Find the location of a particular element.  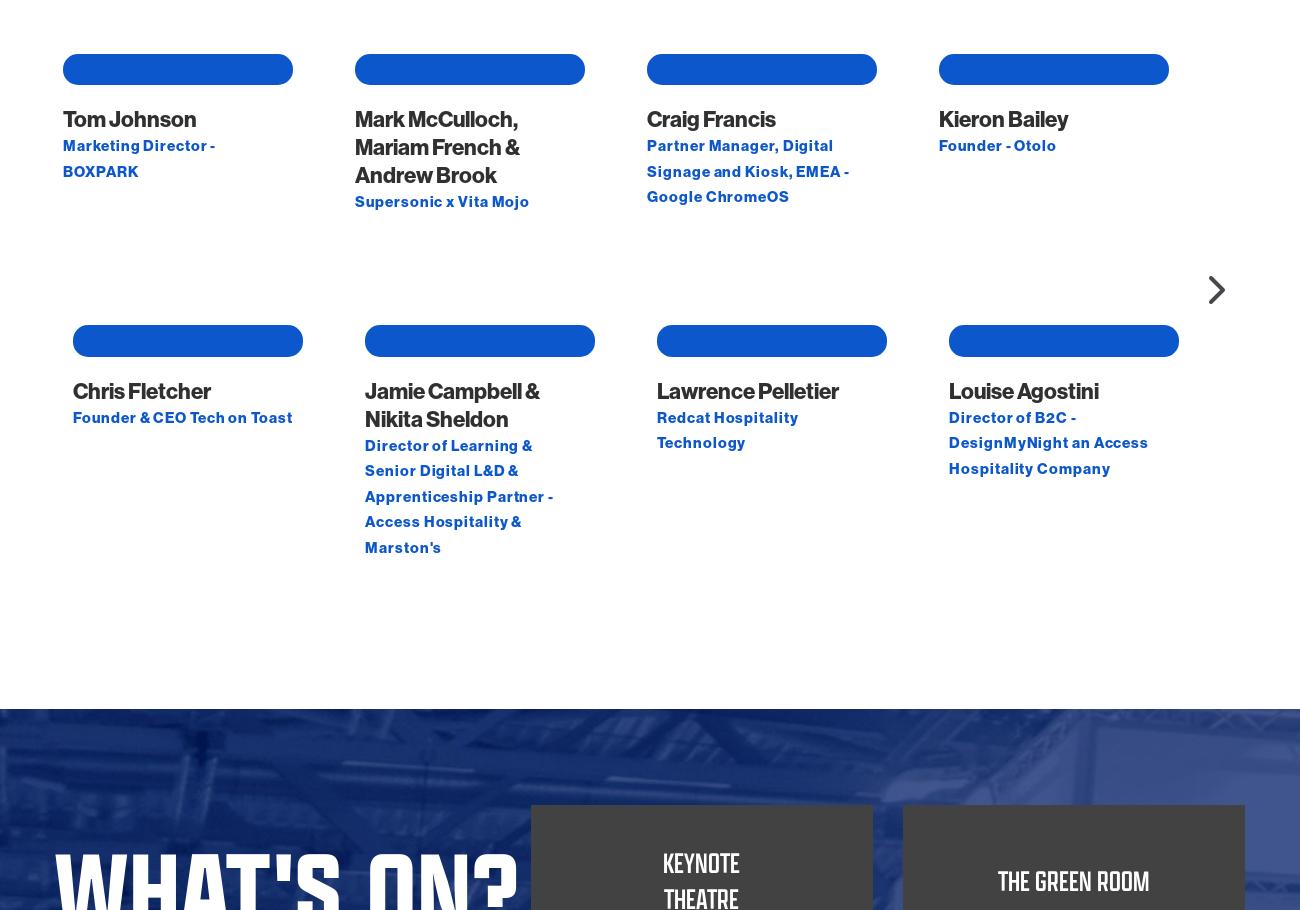

'Louise Agostini' is located at coordinates (949, 588).